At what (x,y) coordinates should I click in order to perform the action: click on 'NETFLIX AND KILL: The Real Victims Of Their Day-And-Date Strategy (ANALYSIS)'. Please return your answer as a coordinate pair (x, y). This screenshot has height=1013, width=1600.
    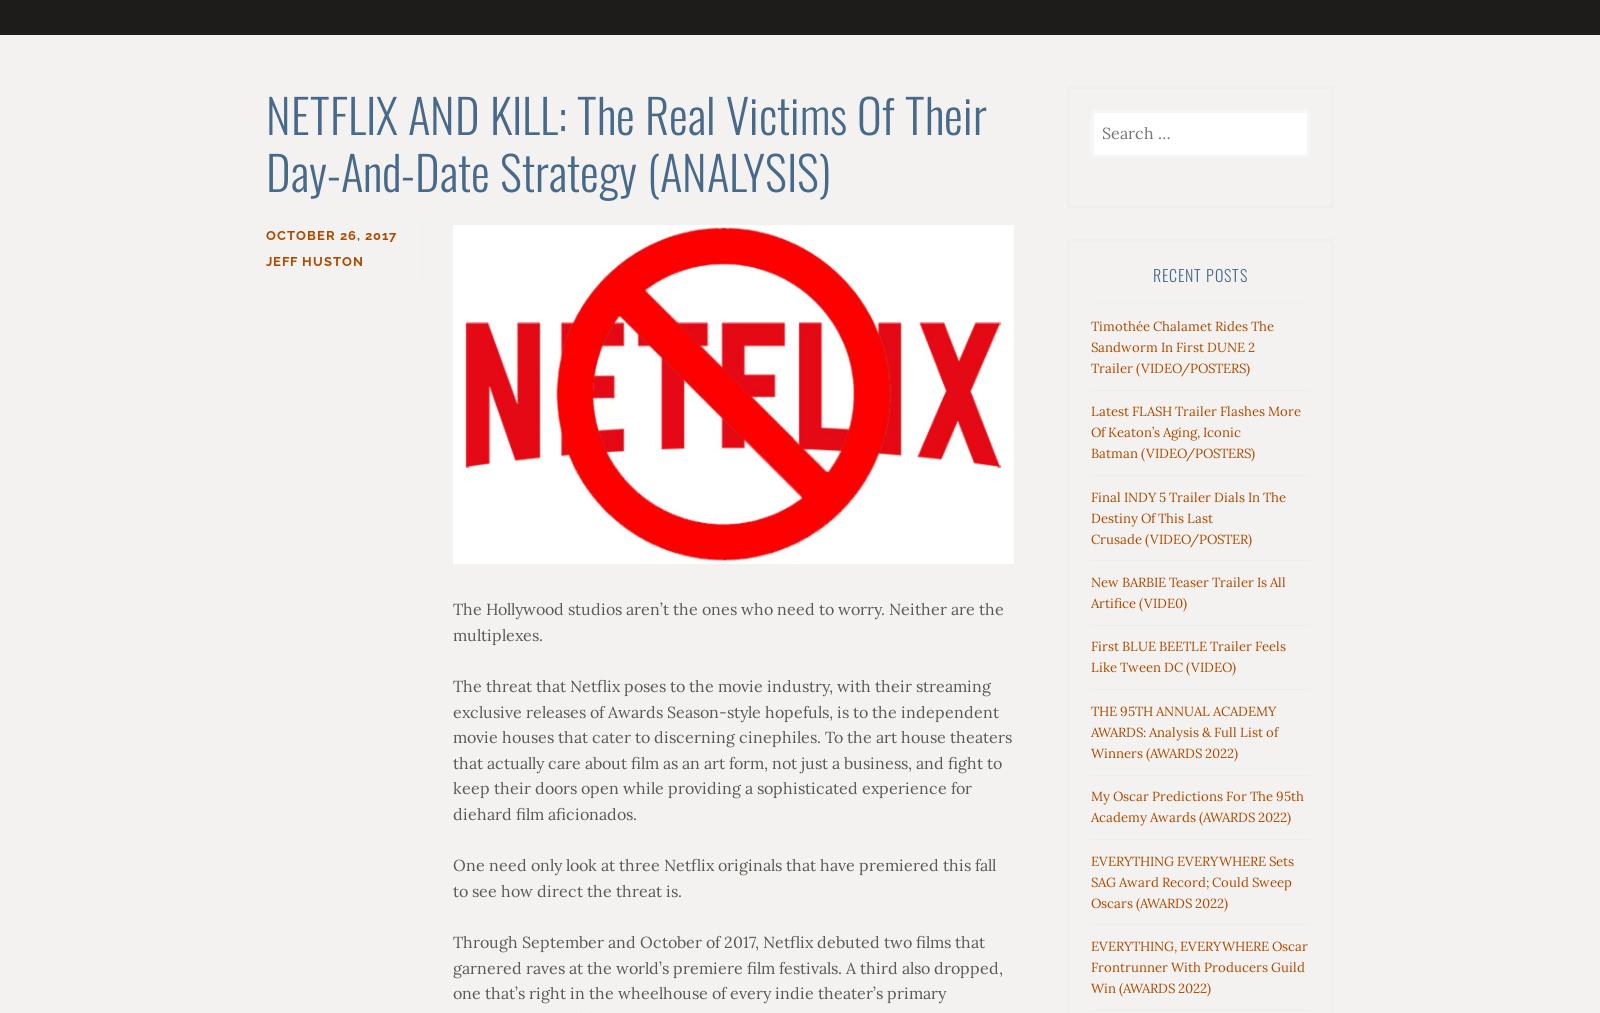
    Looking at the image, I should click on (626, 142).